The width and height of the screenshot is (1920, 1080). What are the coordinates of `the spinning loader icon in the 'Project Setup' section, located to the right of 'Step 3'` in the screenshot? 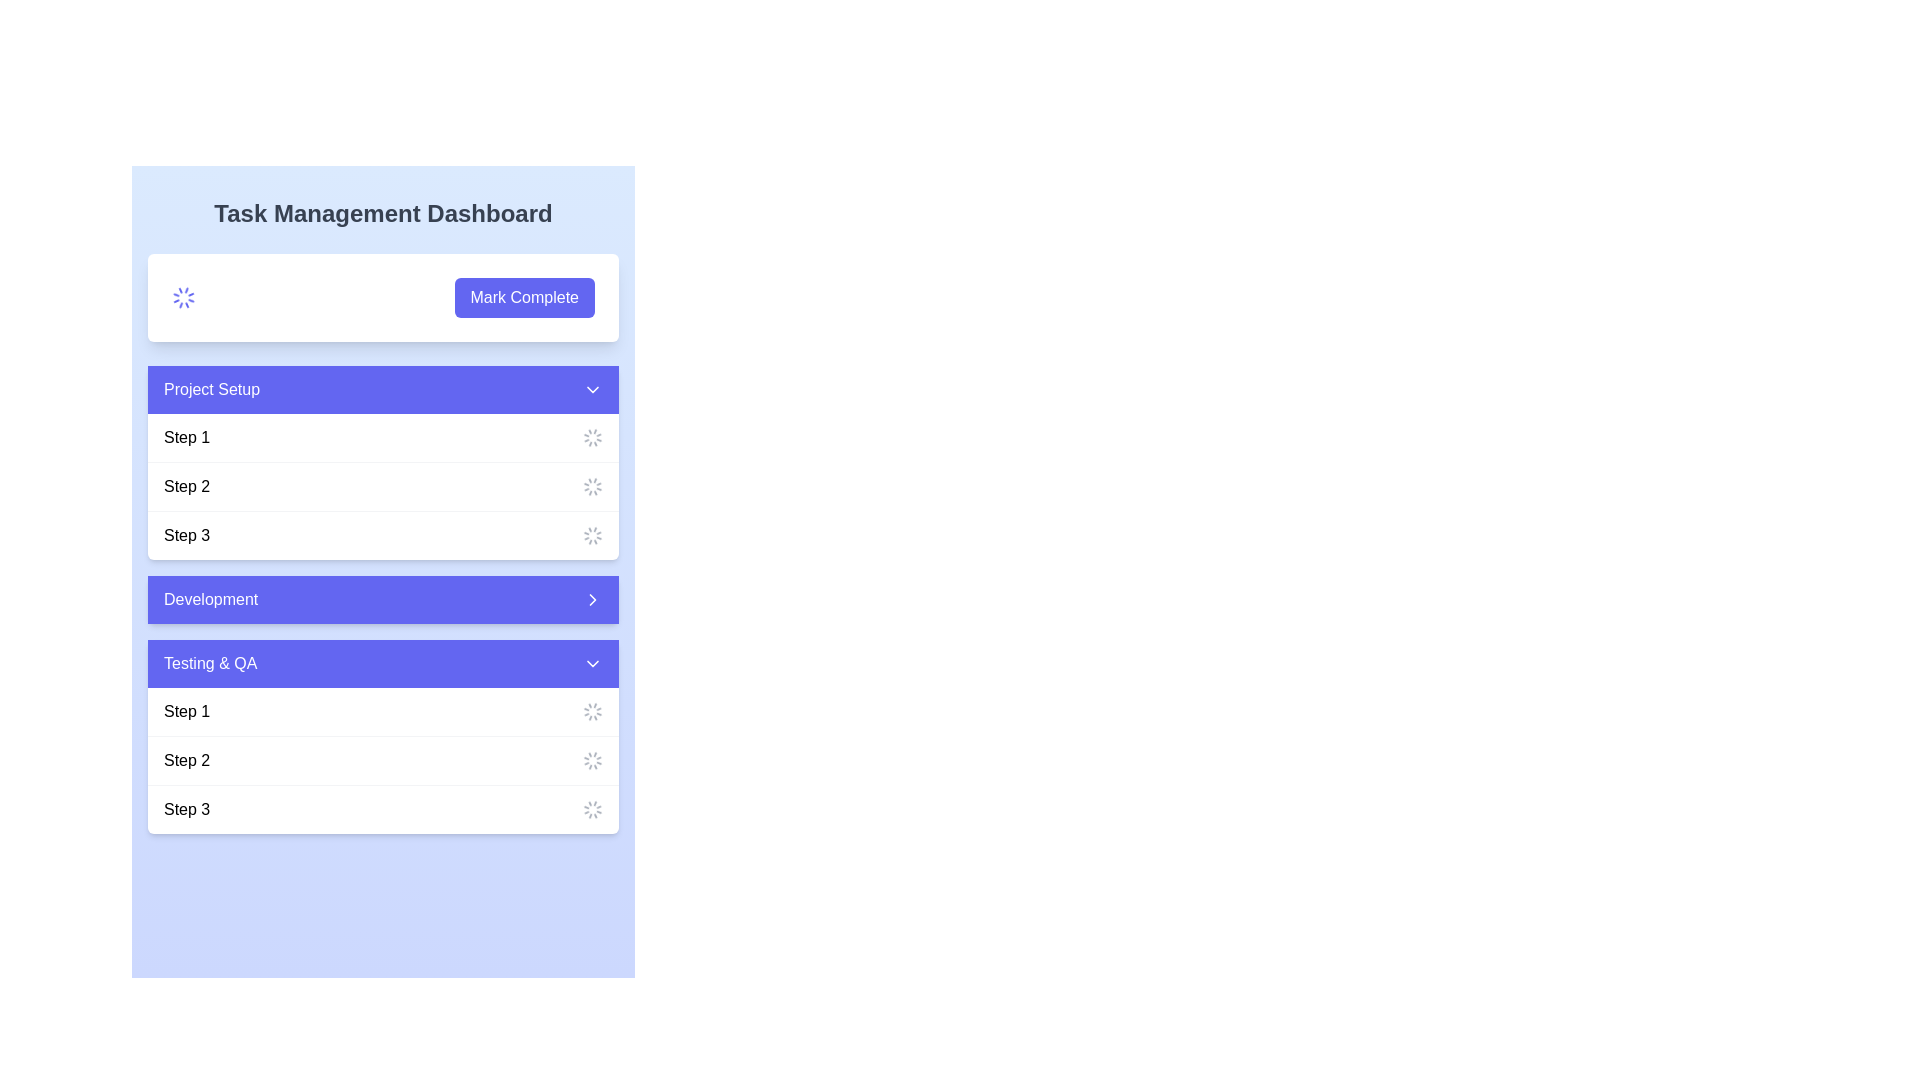 It's located at (592, 810).